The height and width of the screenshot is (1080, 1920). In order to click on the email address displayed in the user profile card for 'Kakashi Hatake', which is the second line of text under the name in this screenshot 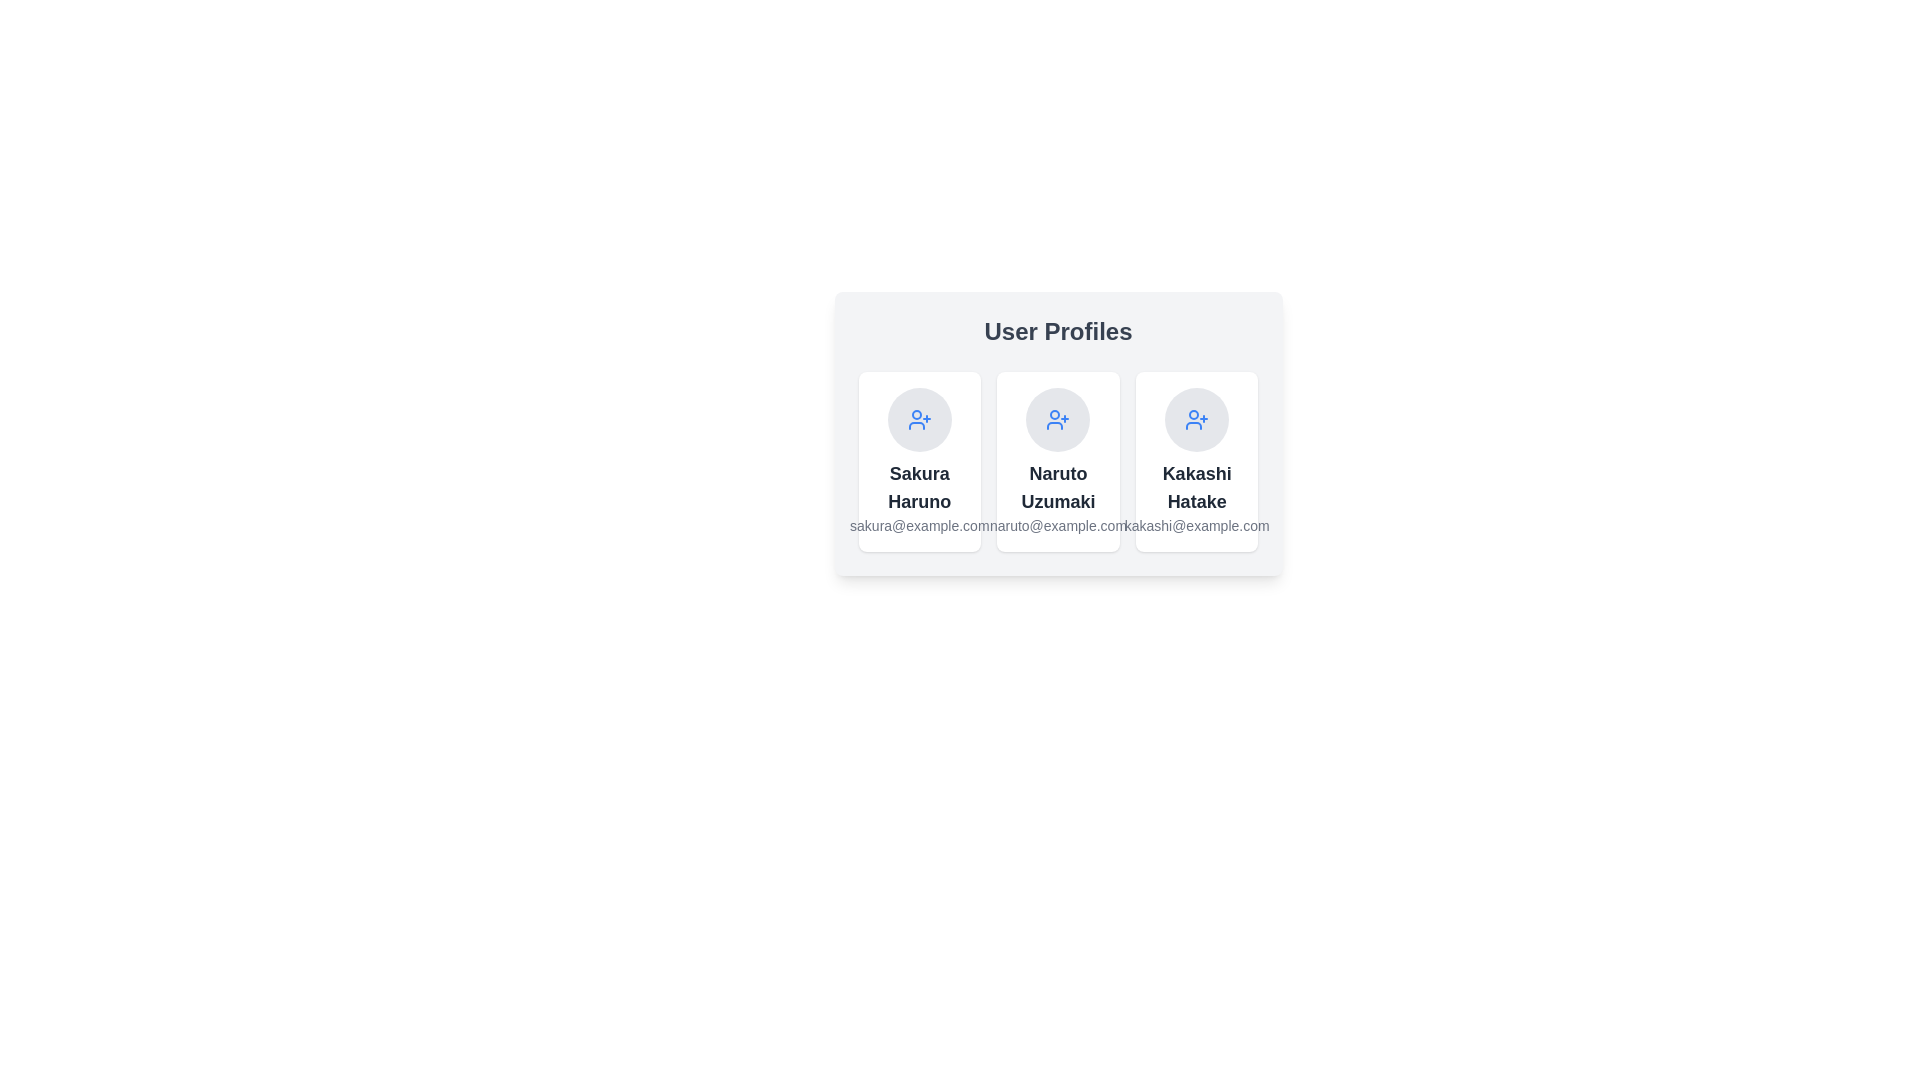, I will do `click(1197, 524)`.